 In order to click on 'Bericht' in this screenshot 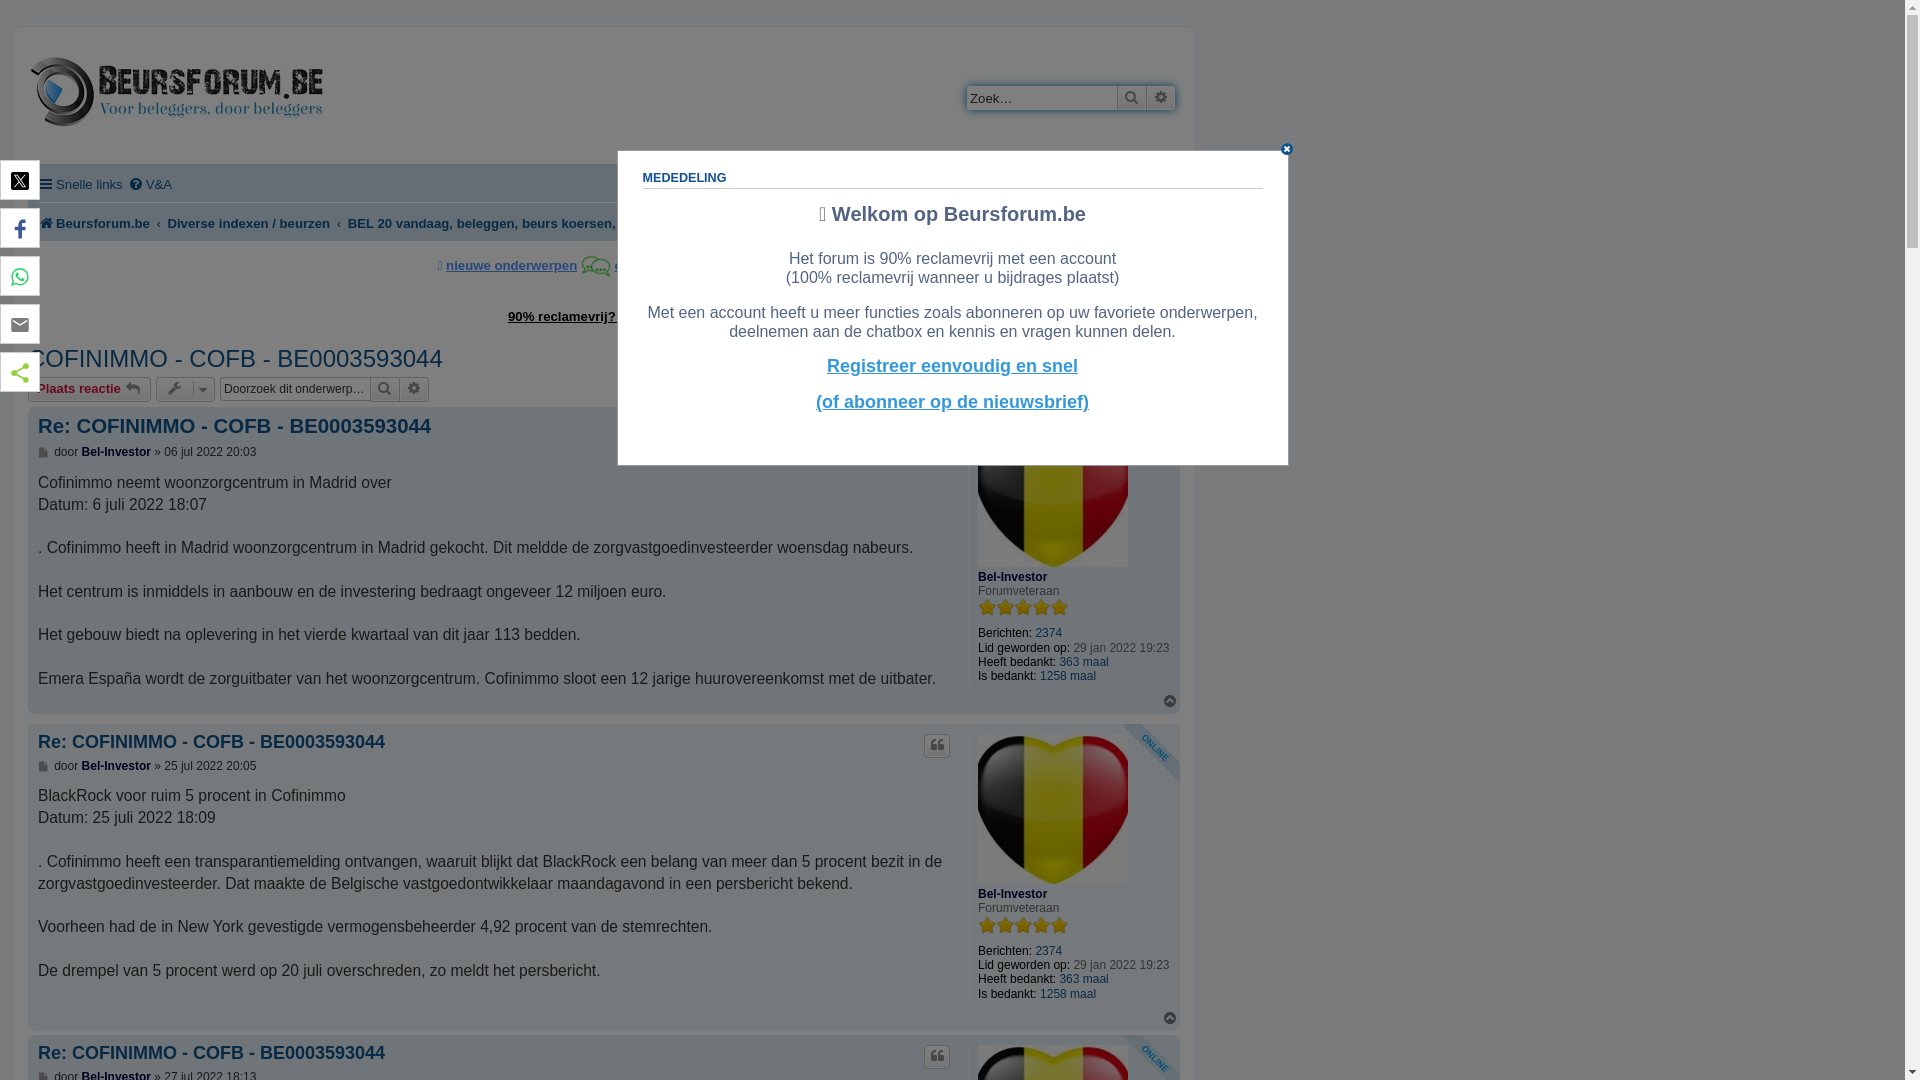, I will do `click(44, 765)`.